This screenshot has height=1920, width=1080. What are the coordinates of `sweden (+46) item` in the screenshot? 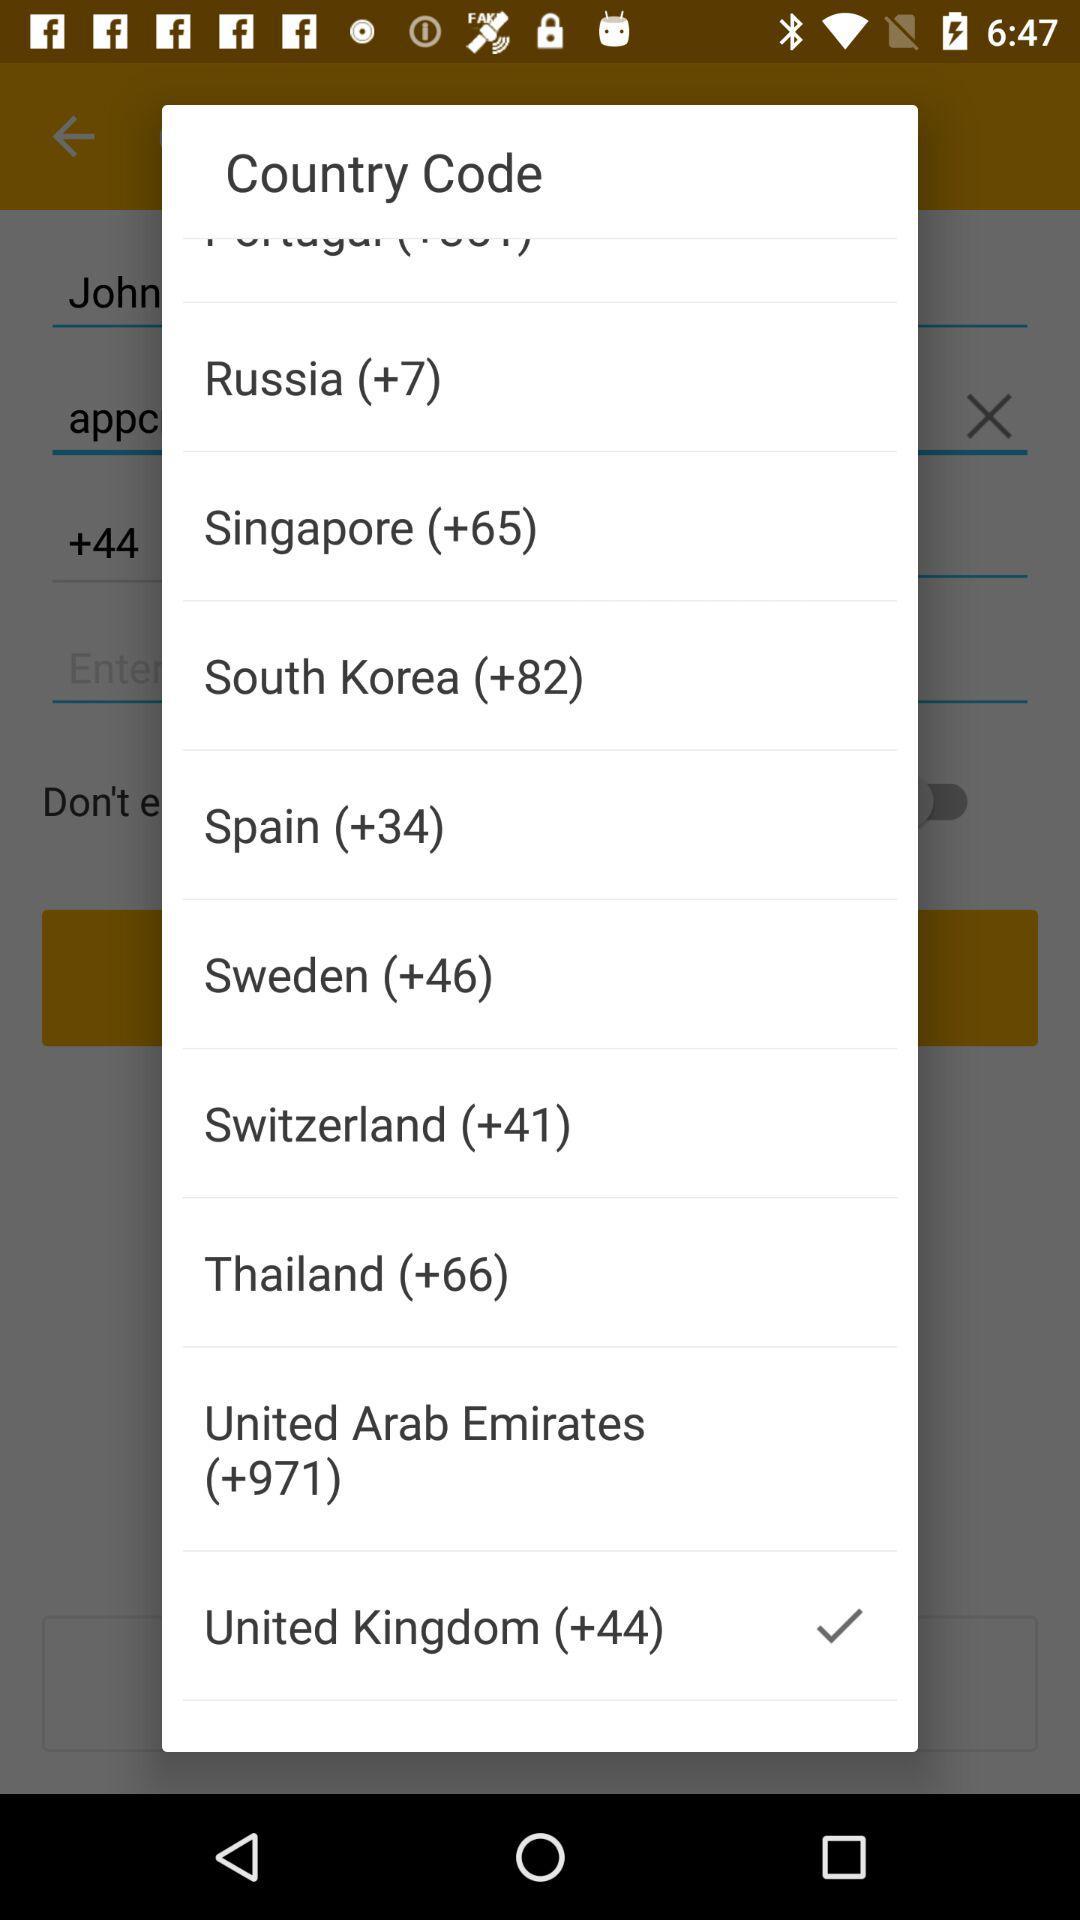 It's located at (482, 973).